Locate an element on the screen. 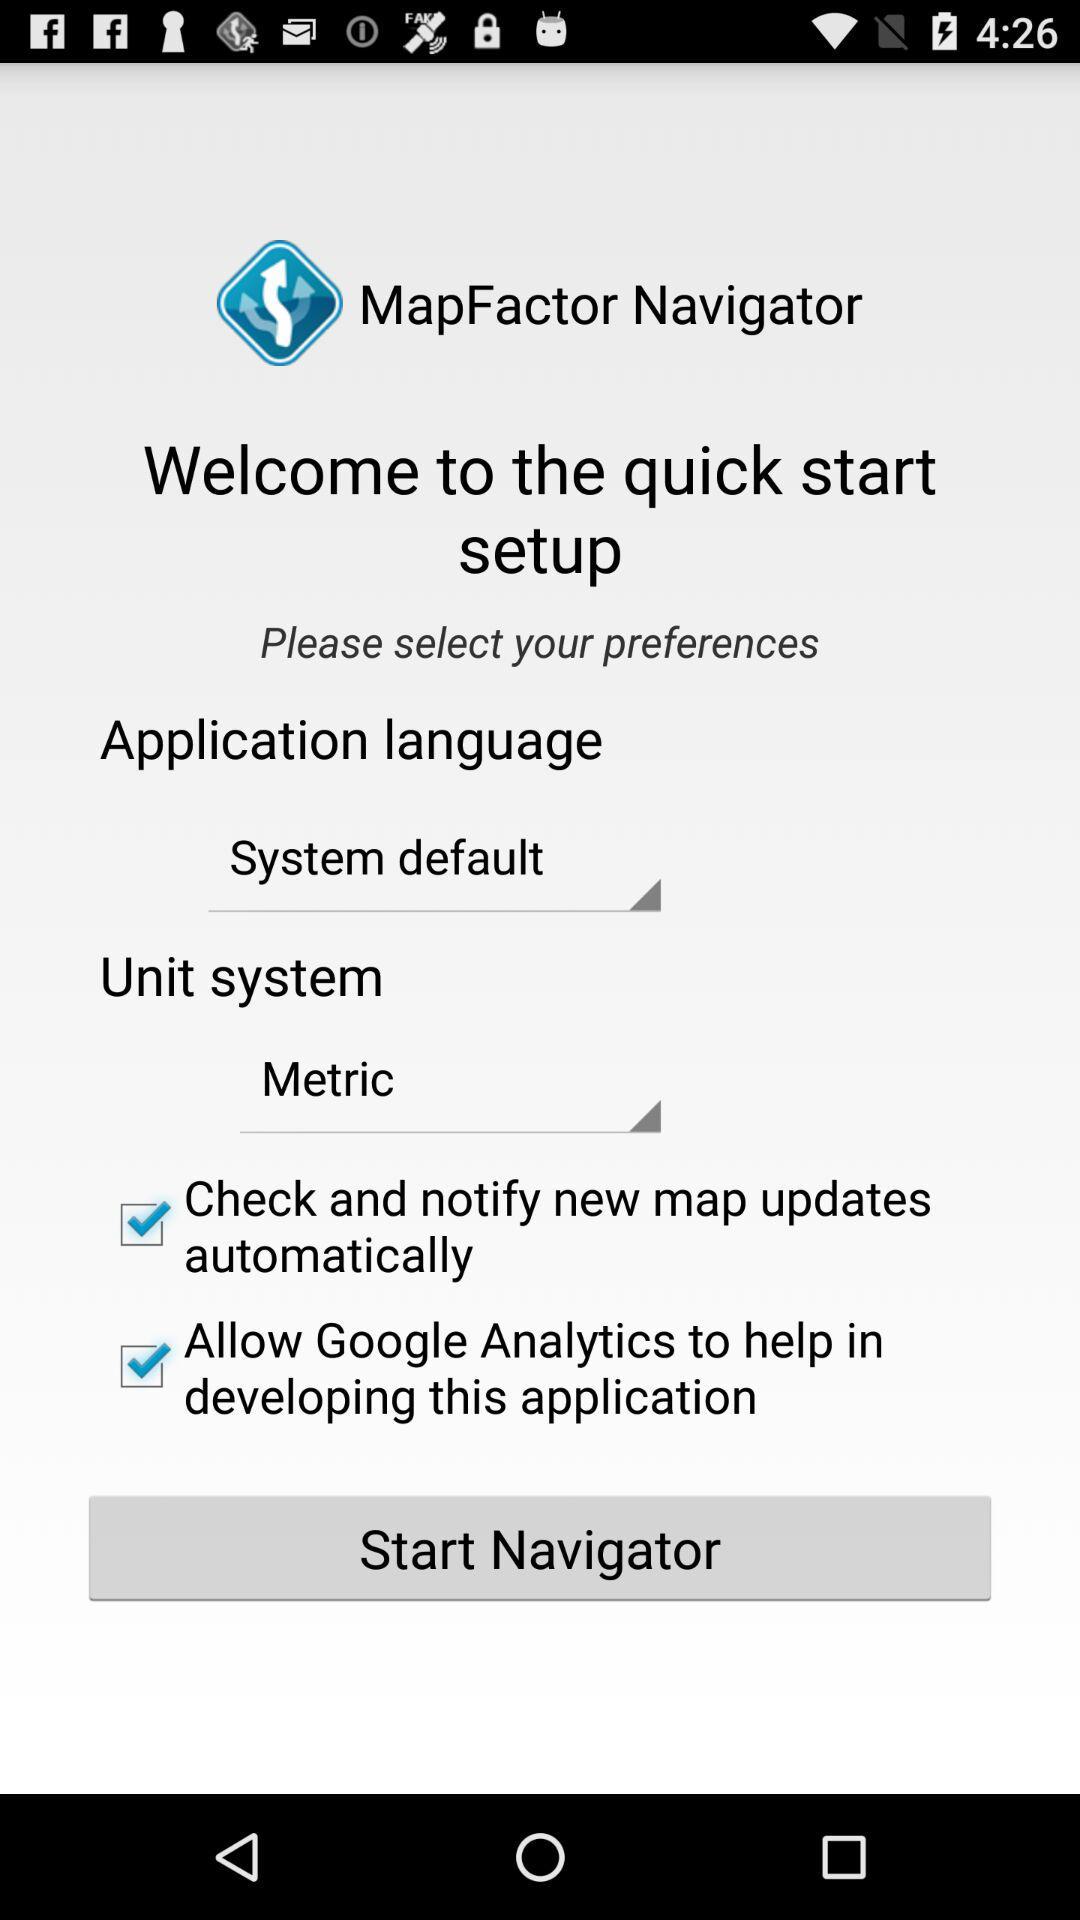 This screenshot has height=1920, width=1080. the icon below the allow google analytics icon is located at coordinates (540, 1547).